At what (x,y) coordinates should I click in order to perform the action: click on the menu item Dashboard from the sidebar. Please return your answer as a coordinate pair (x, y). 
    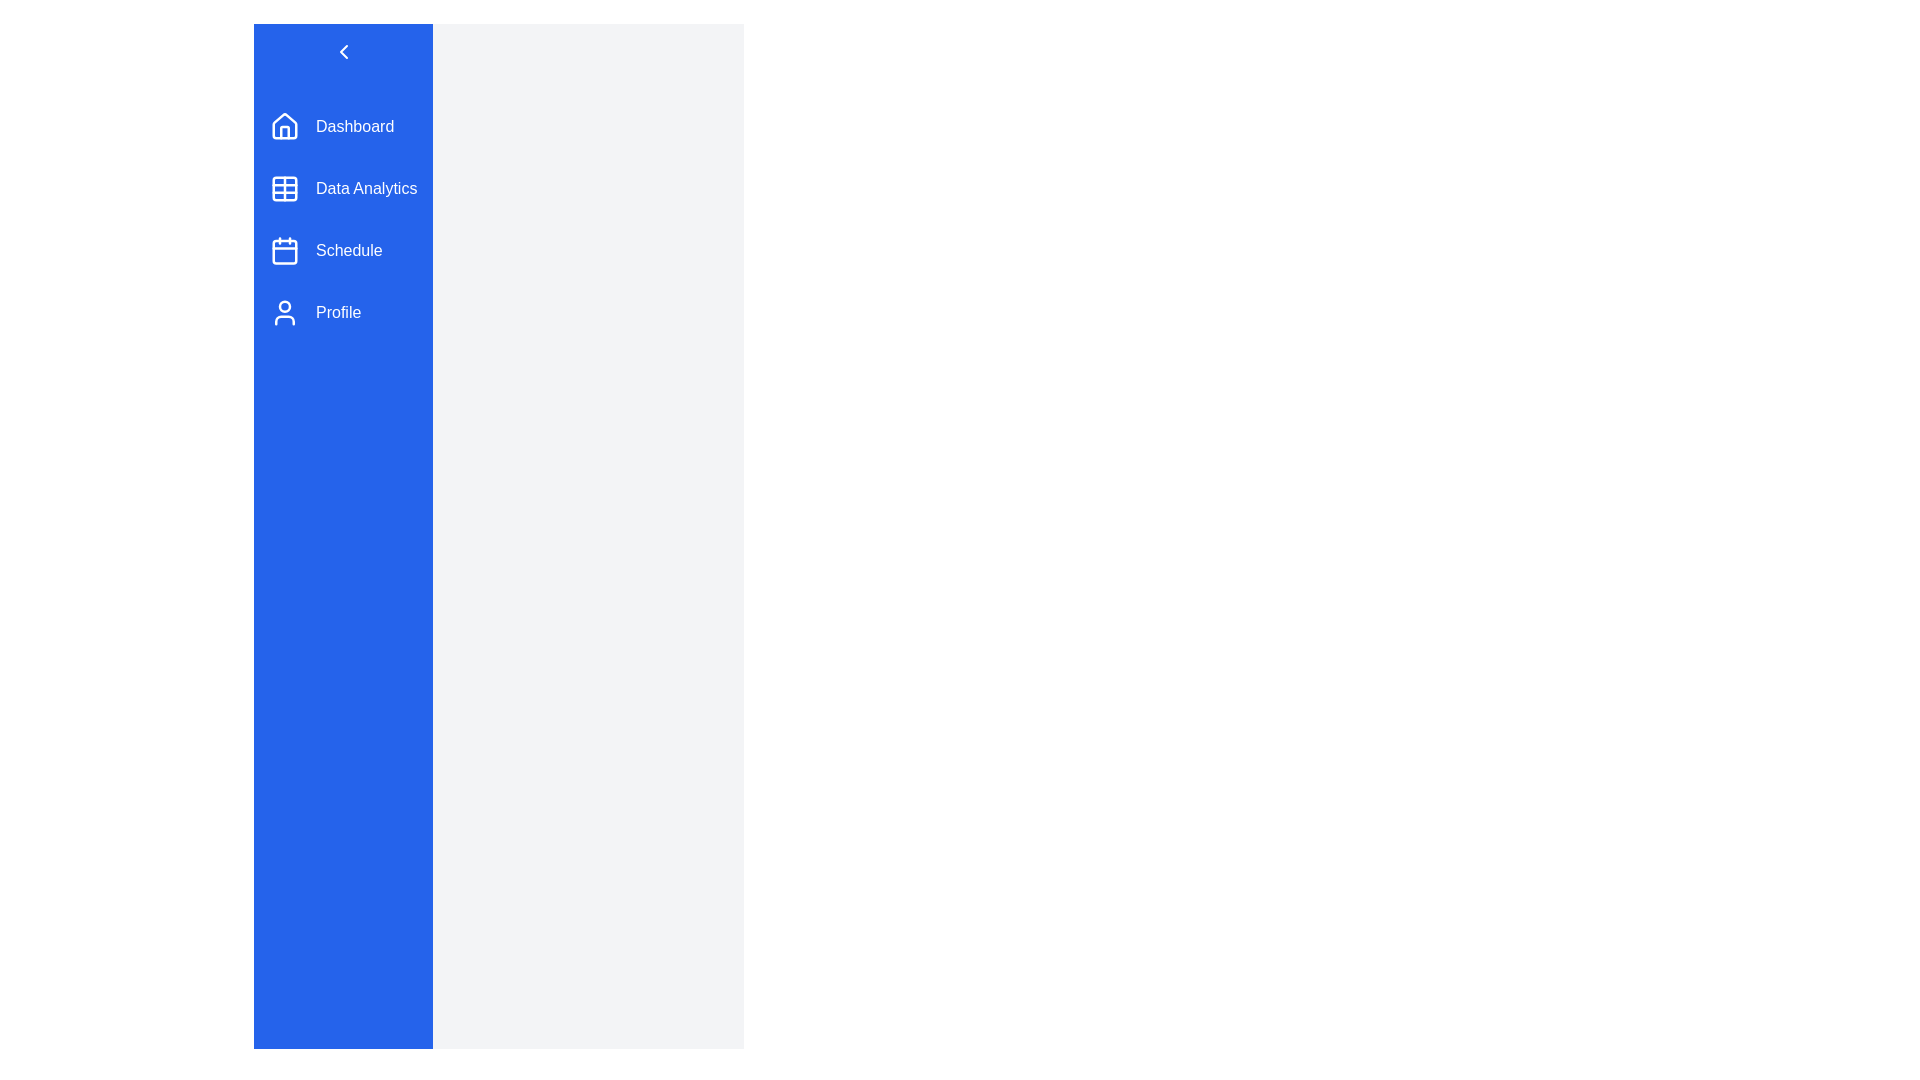
    Looking at the image, I should click on (343, 127).